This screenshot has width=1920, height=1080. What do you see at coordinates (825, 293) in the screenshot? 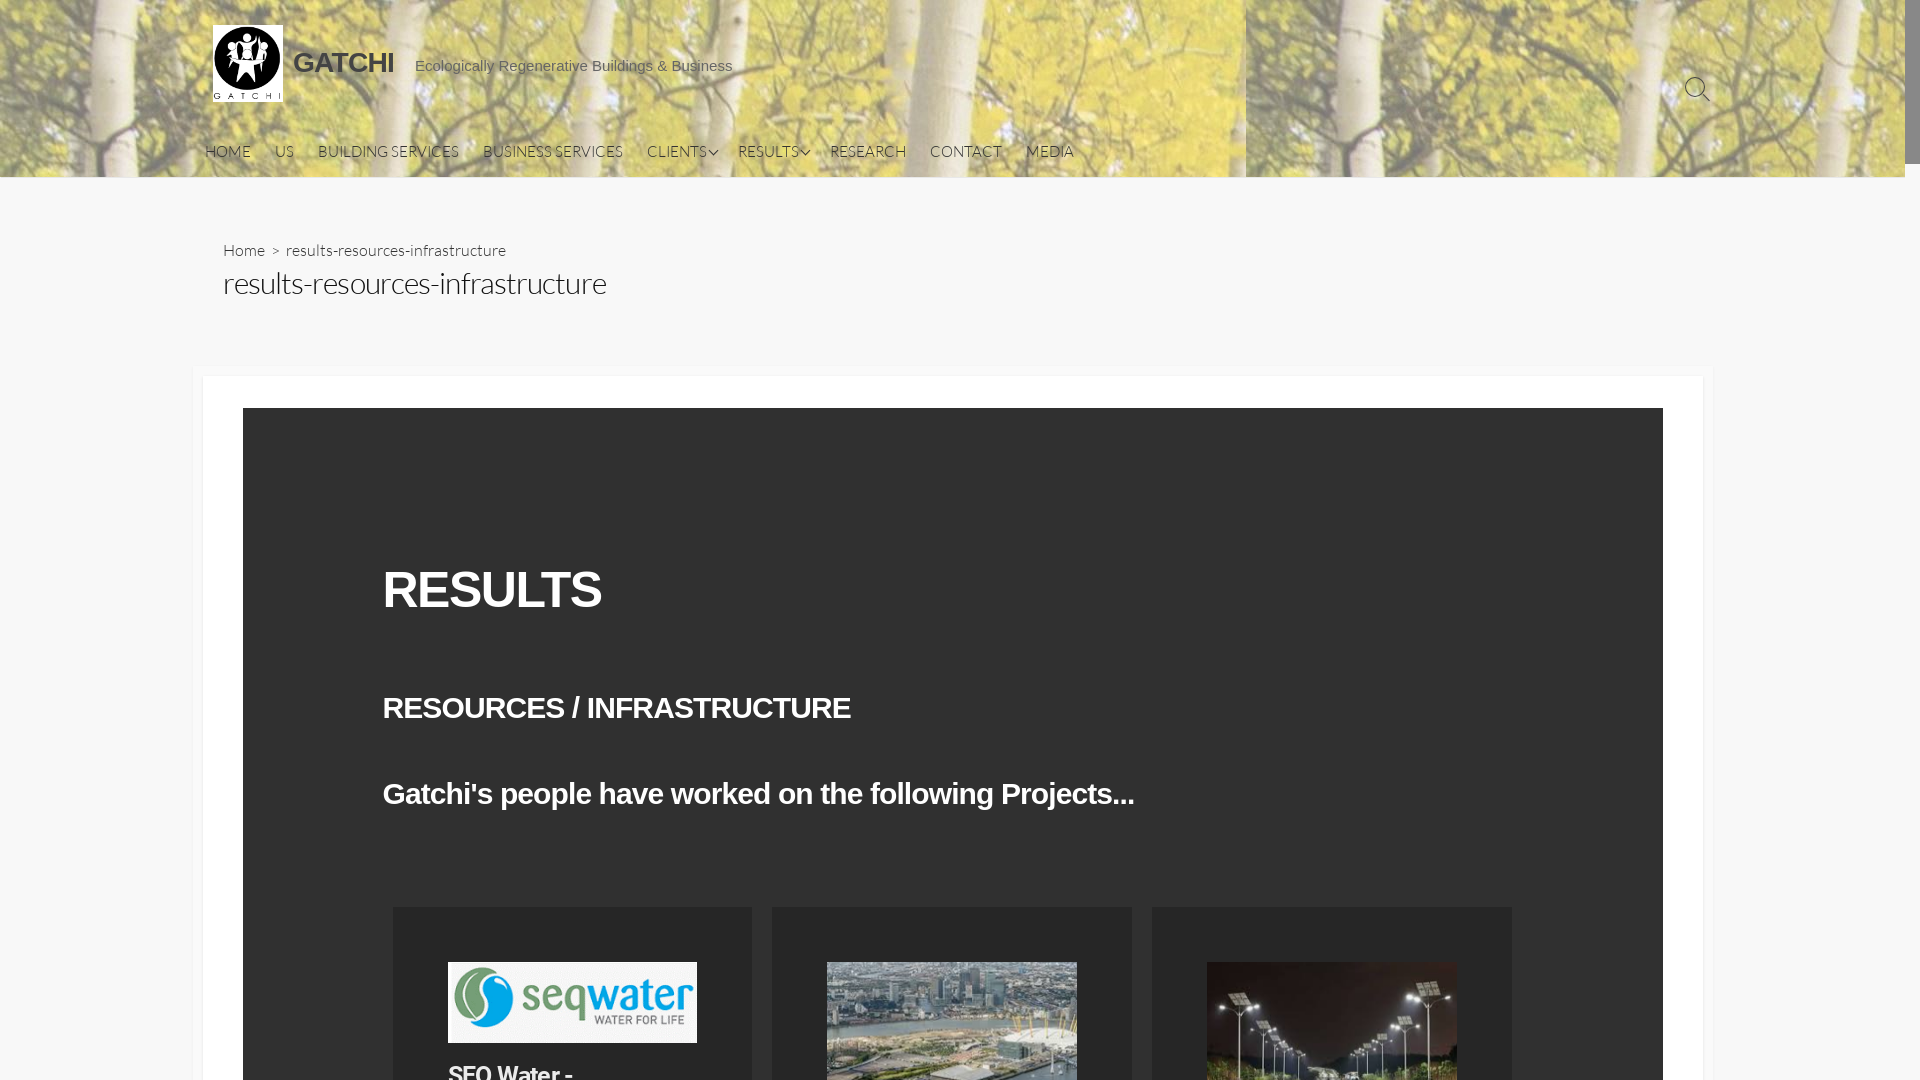
I see `'Resources/Infrastructure'` at bounding box center [825, 293].